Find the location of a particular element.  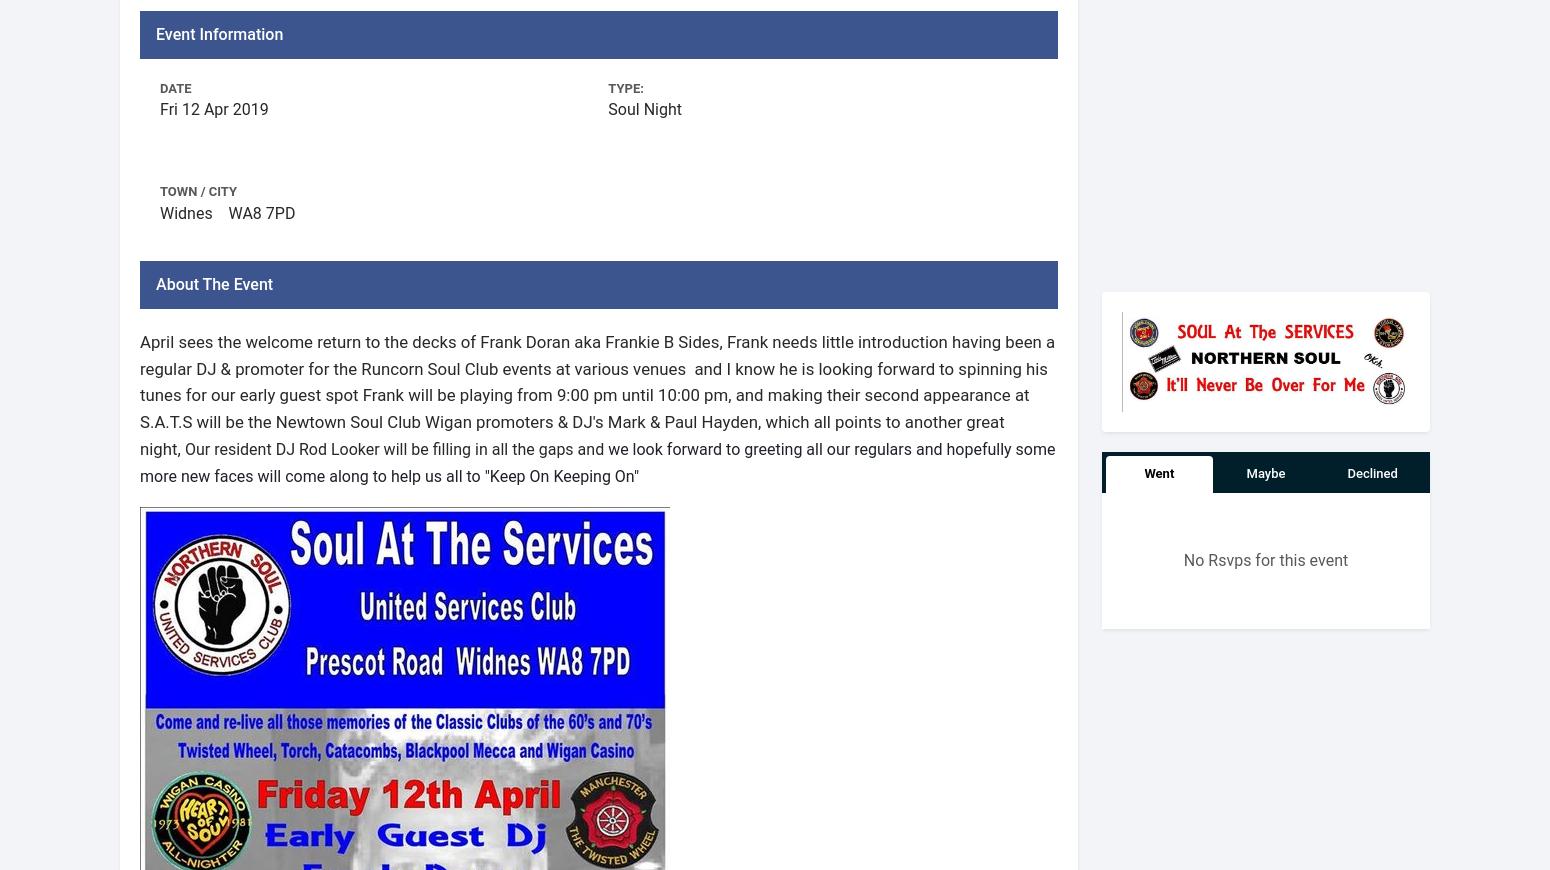

'Declined' is located at coordinates (1372, 472).